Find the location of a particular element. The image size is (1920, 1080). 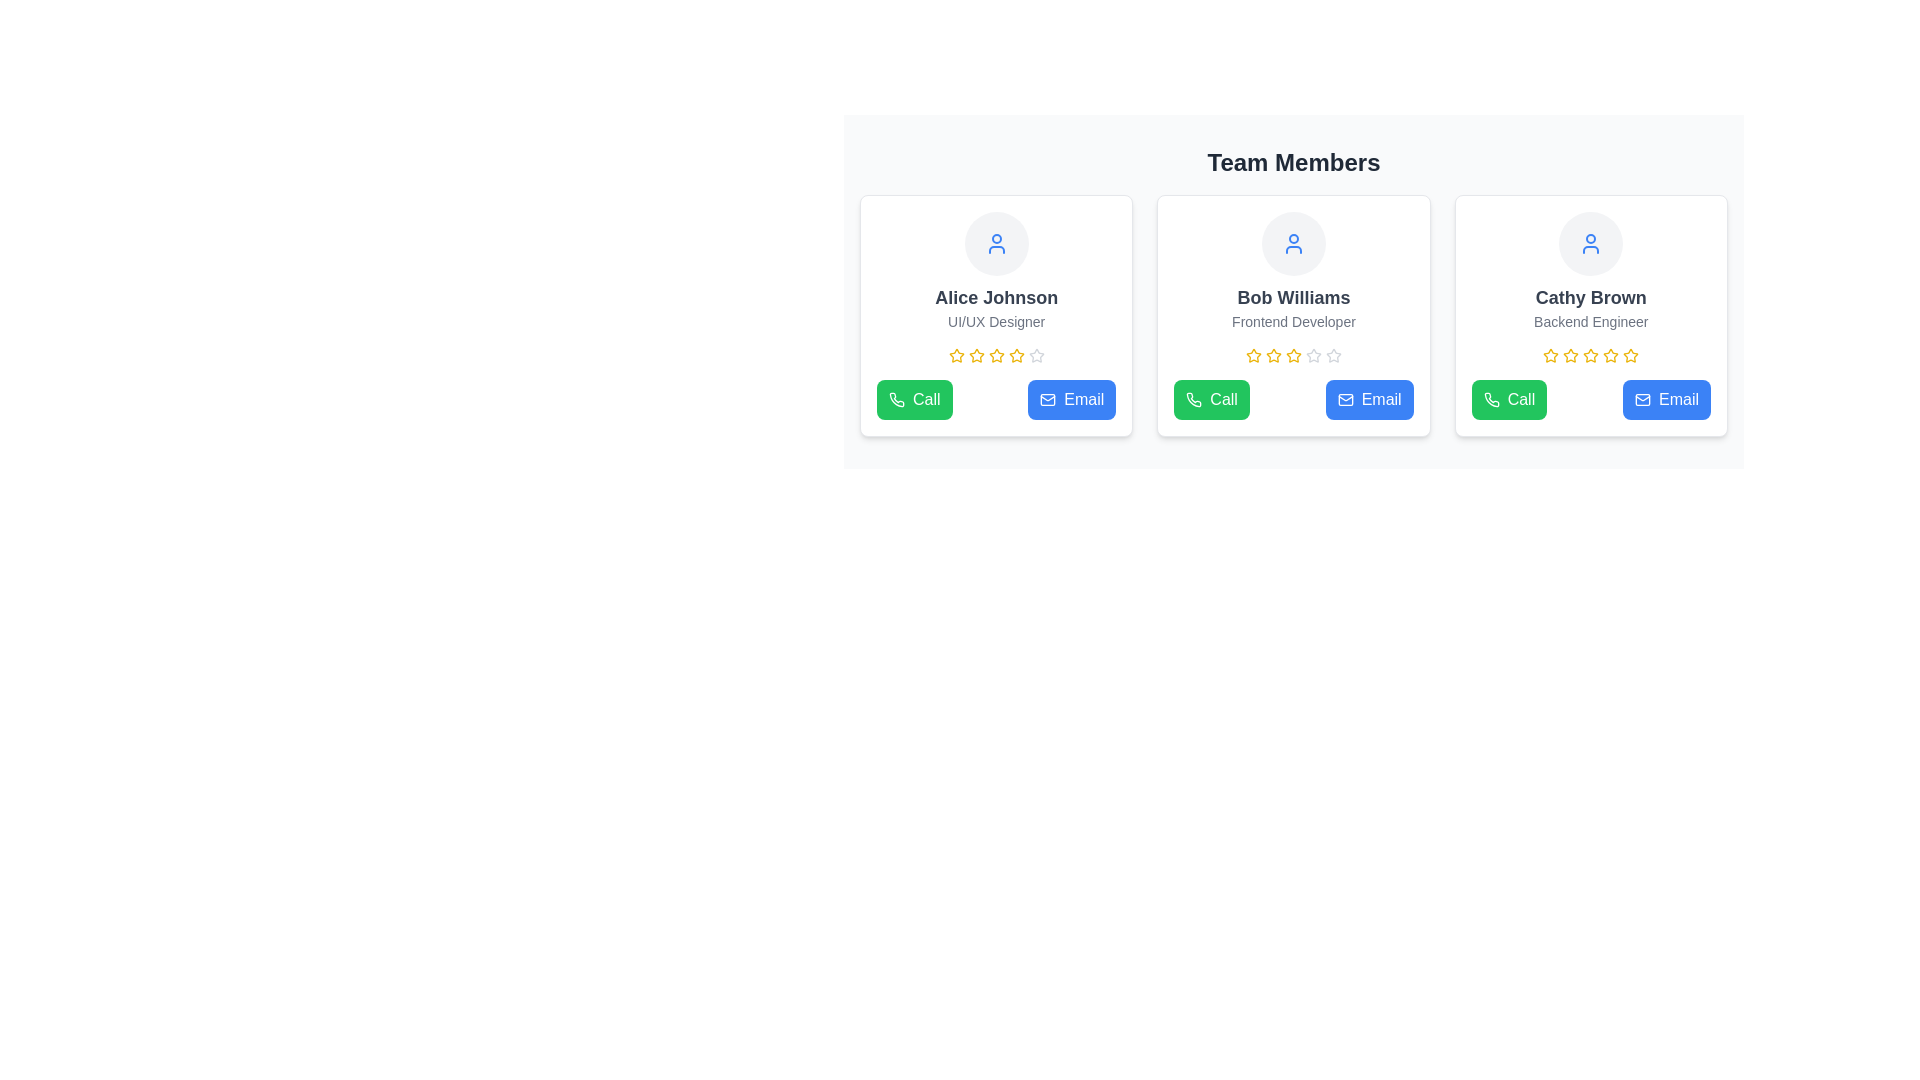

the center of the envelope icon representing the email action for 'Cathy Brown' located at the bottom-right corner of her profile card is located at coordinates (1642, 400).